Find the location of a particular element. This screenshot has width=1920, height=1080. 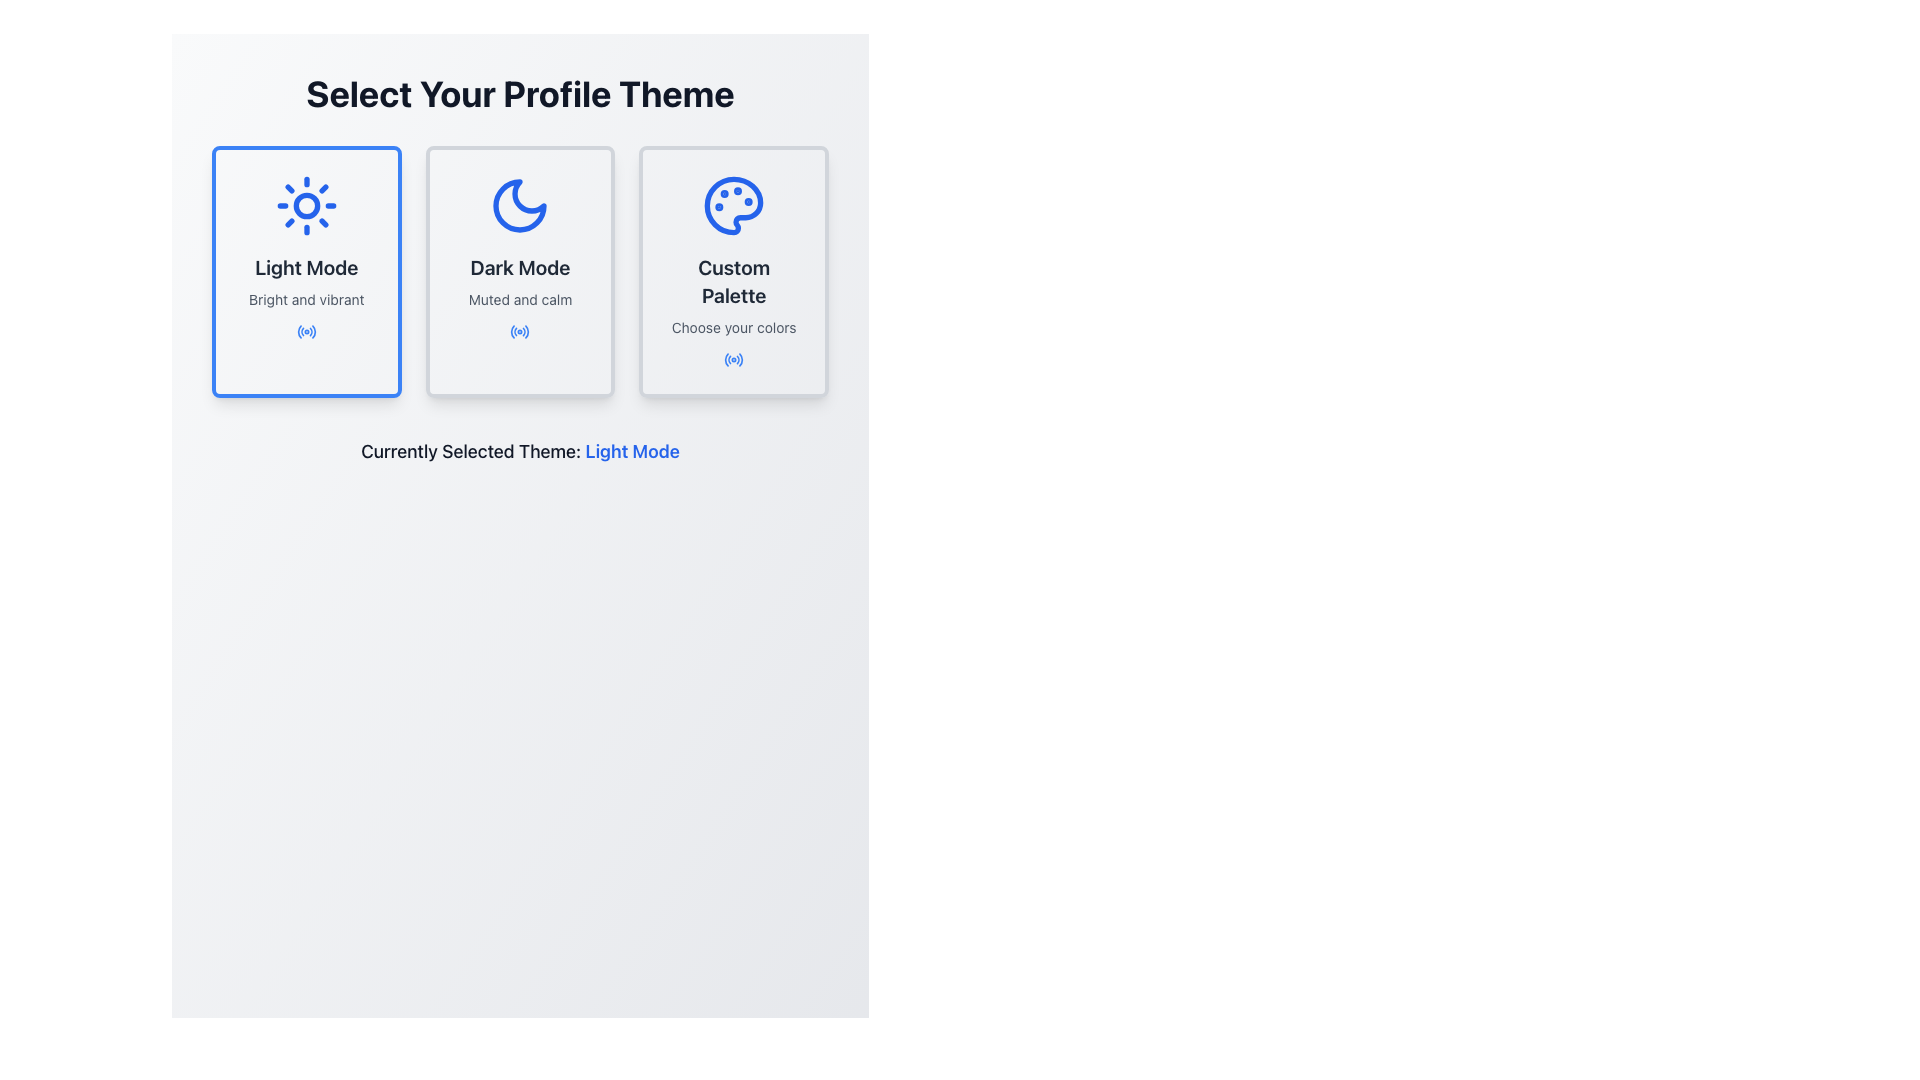

the descriptive text located centrally within the rightmost card, which encourages users to select or customize their color scheme is located at coordinates (733, 326).